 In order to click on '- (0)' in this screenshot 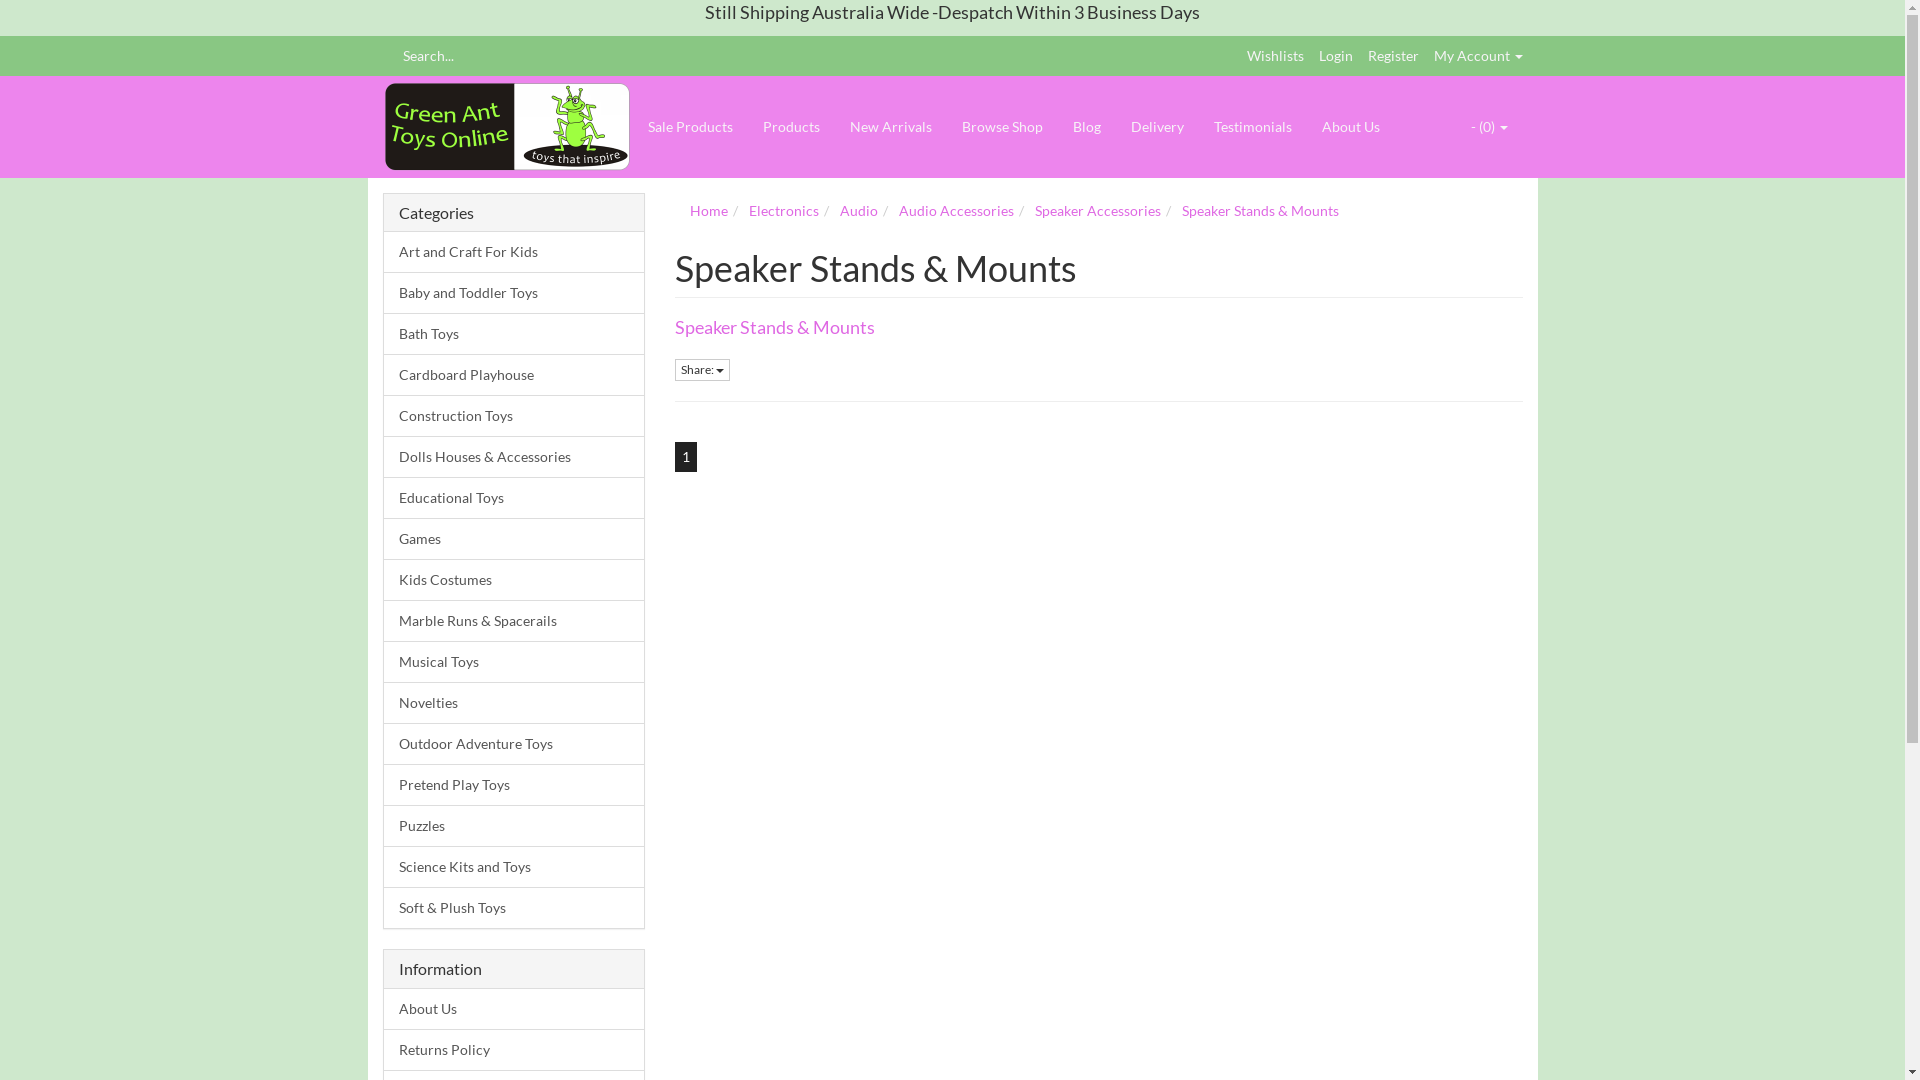, I will do `click(1489, 127)`.